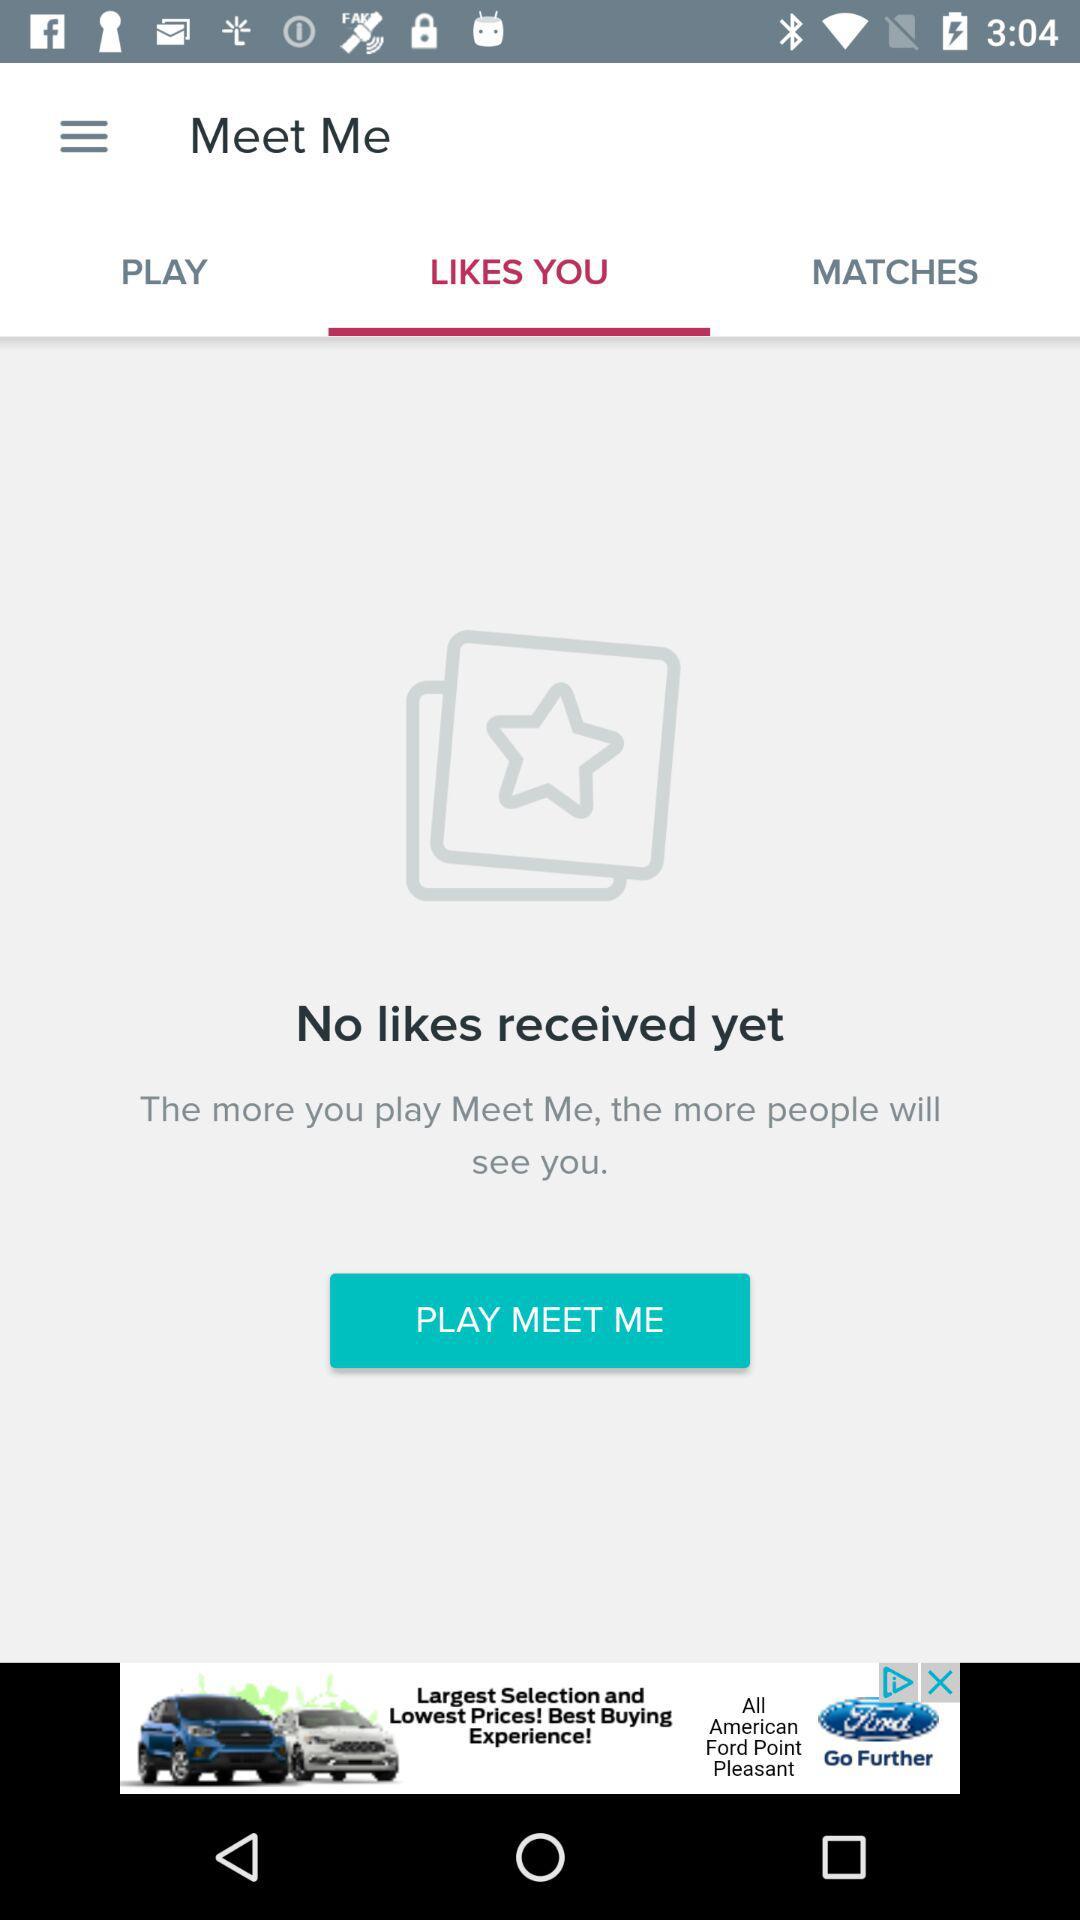 Image resolution: width=1080 pixels, height=1920 pixels. Describe the element at coordinates (83, 135) in the screenshot. I see `setting` at that location.